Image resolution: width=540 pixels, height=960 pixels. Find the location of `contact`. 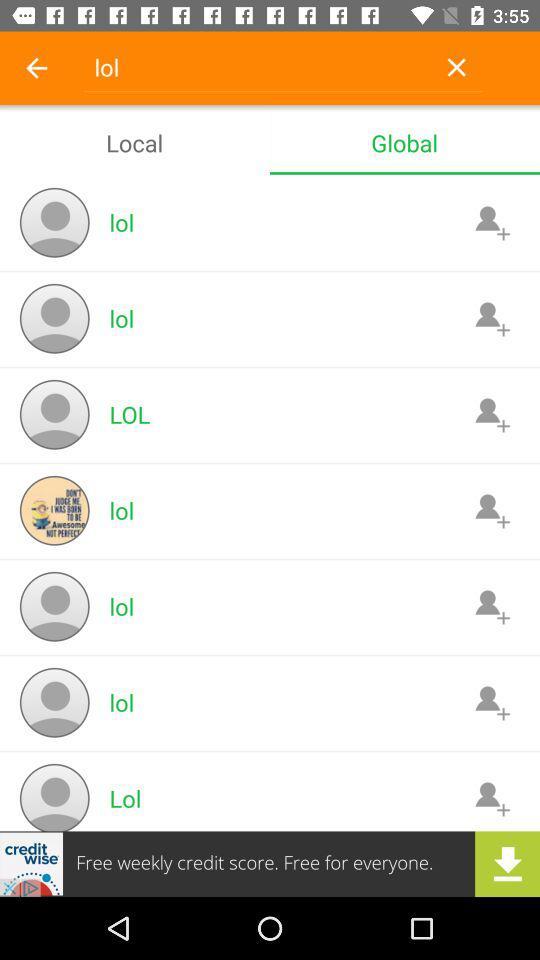

contact is located at coordinates (491, 605).